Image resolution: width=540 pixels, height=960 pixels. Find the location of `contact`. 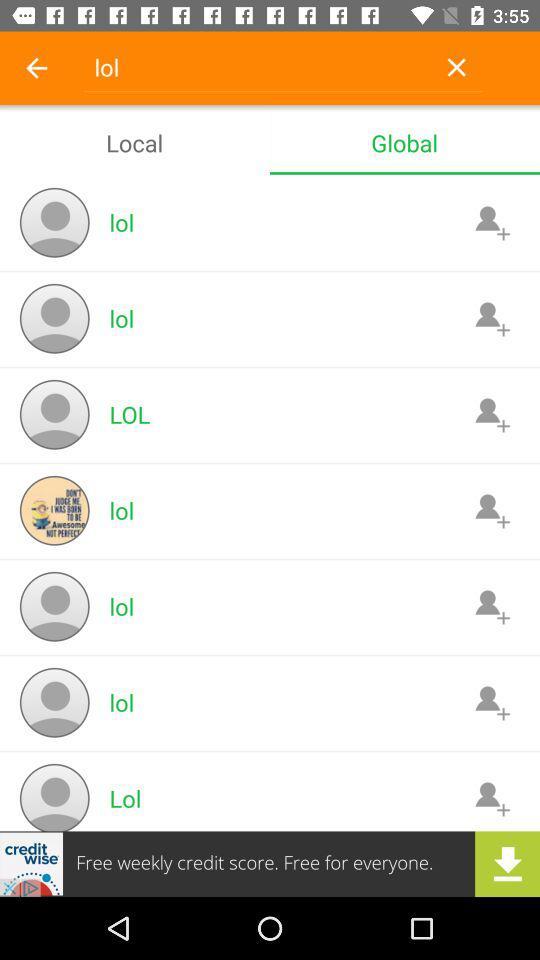

contact is located at coordinates (491, 605).